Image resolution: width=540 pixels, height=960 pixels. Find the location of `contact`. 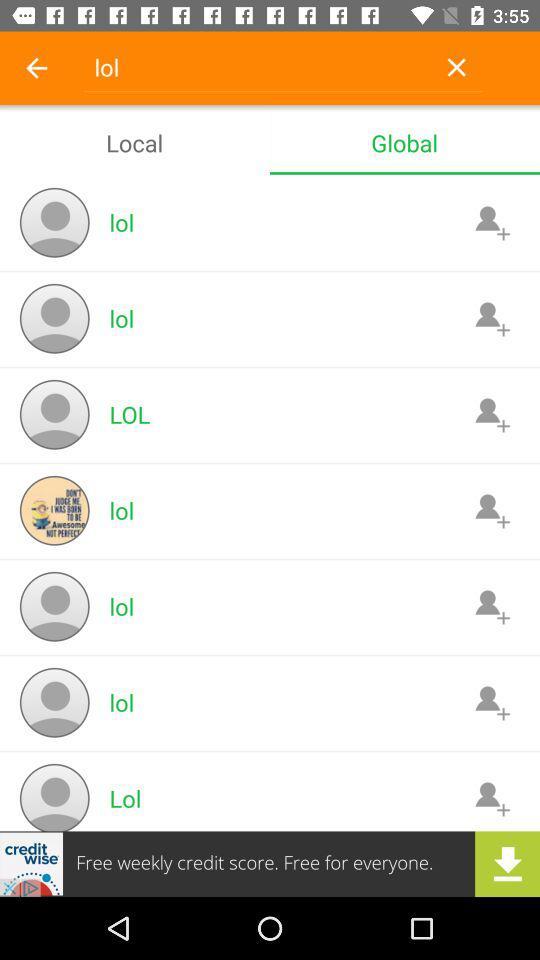

contact is located at coordinates (491, 605).